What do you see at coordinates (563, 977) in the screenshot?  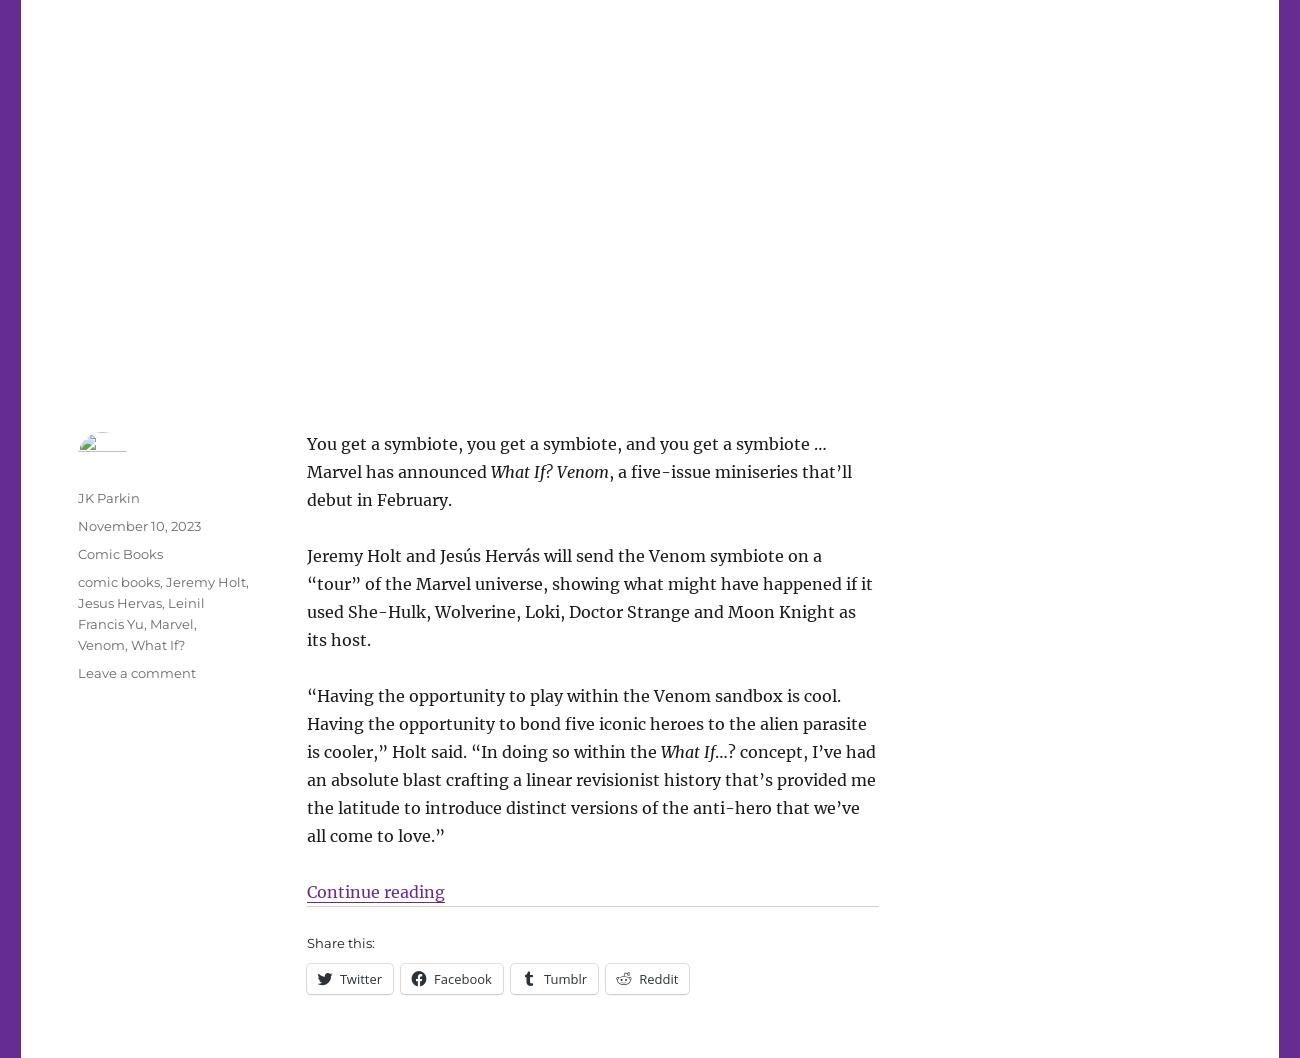 I see `'Tumblr'` at bounding box center [563, 977].